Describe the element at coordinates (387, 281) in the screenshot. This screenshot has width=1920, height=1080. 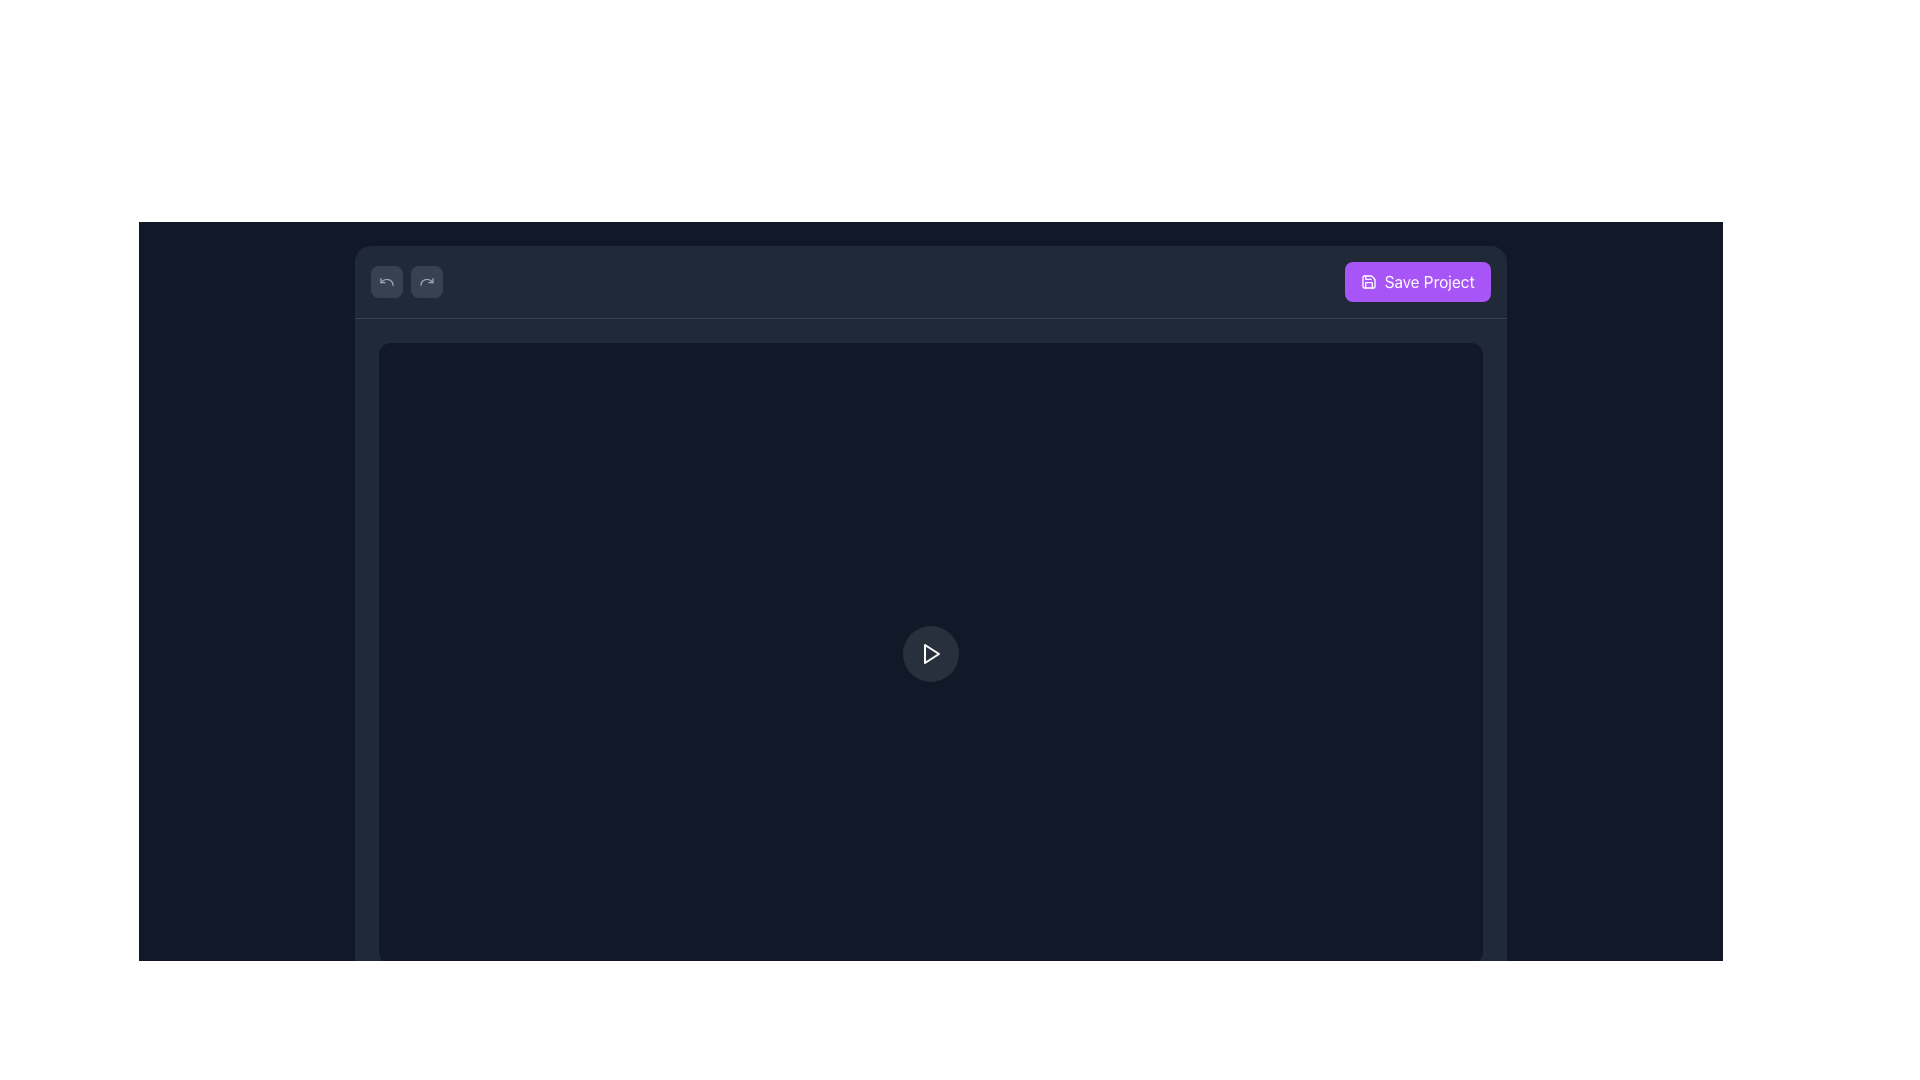
I see `the undo action icon located in a gray rounded rectangular button near the top-left corner of the interface, positioned between a close button and another icon` at that location.